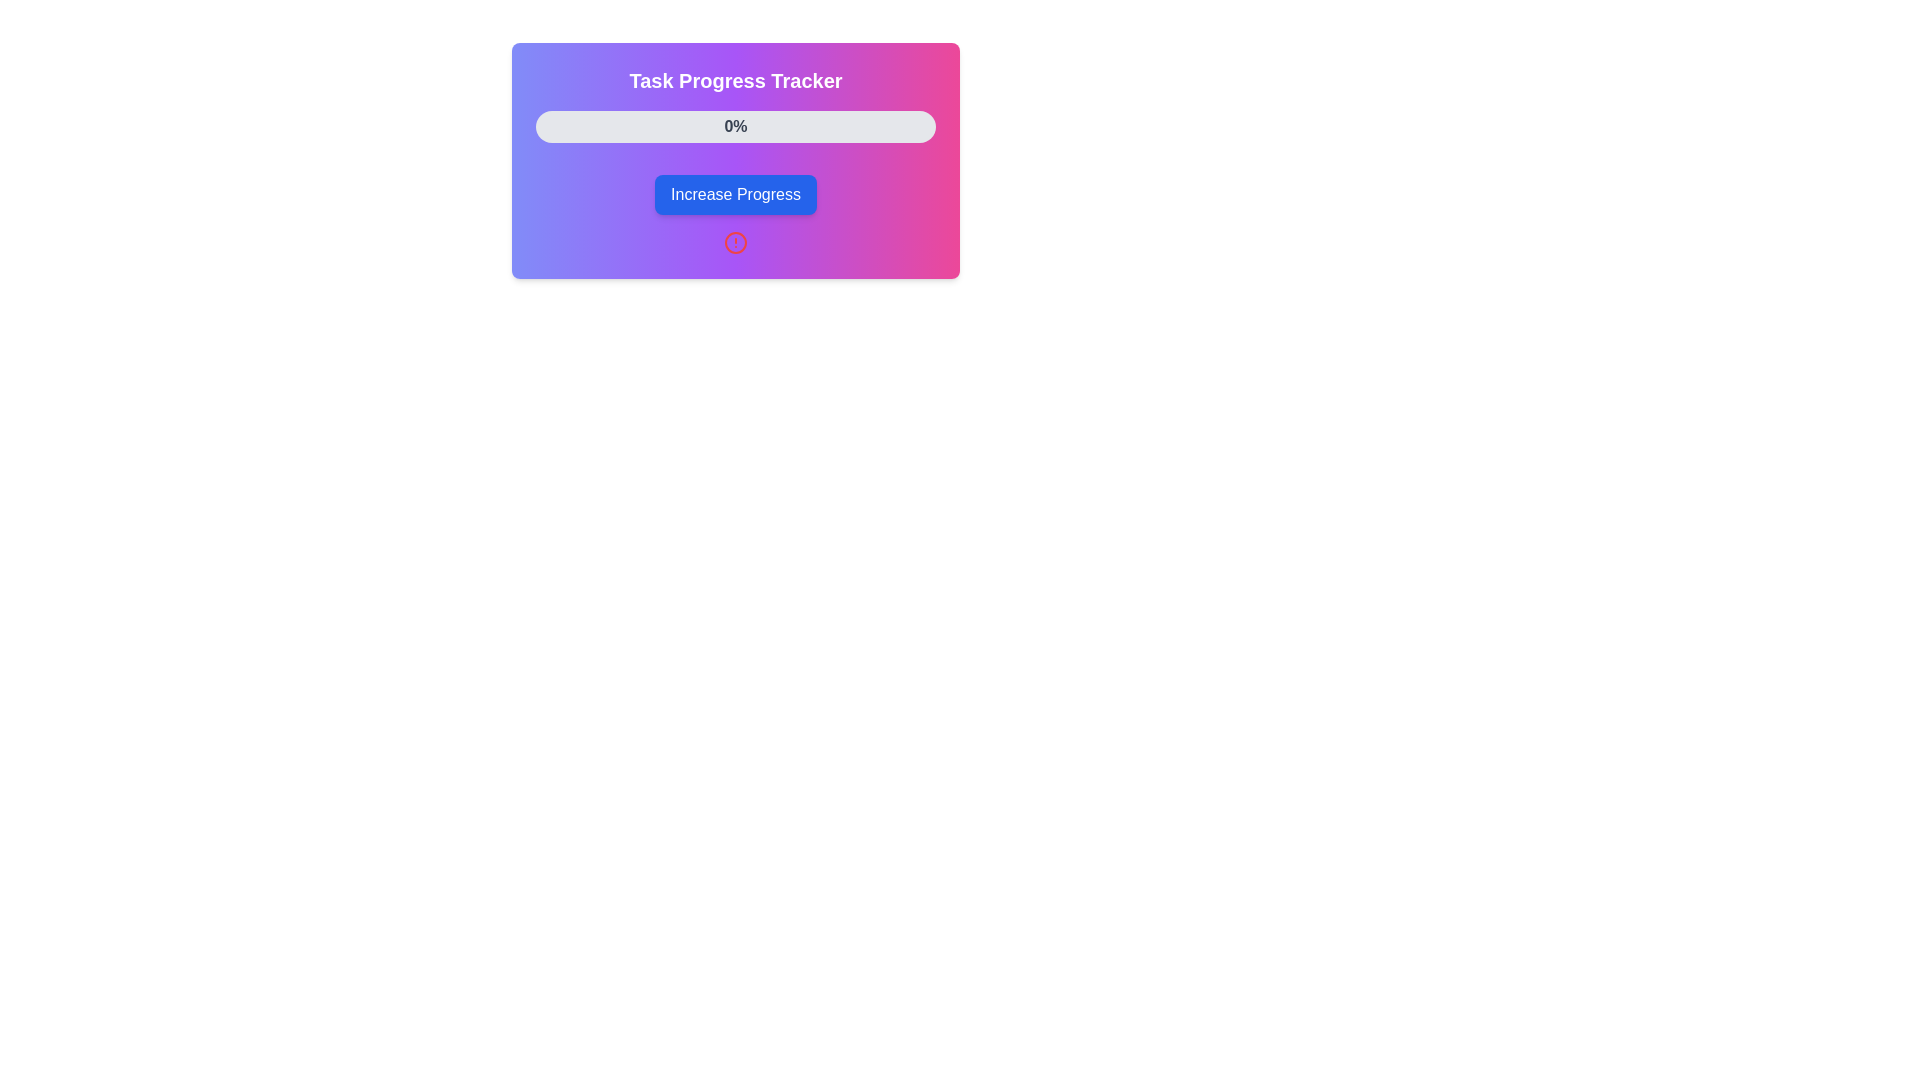  Describe the element at coordinates (734, 160) in the screenshot. I see `the progress bar by interacting with the progress tracking widget that displays the user's progress percentage` at that location.